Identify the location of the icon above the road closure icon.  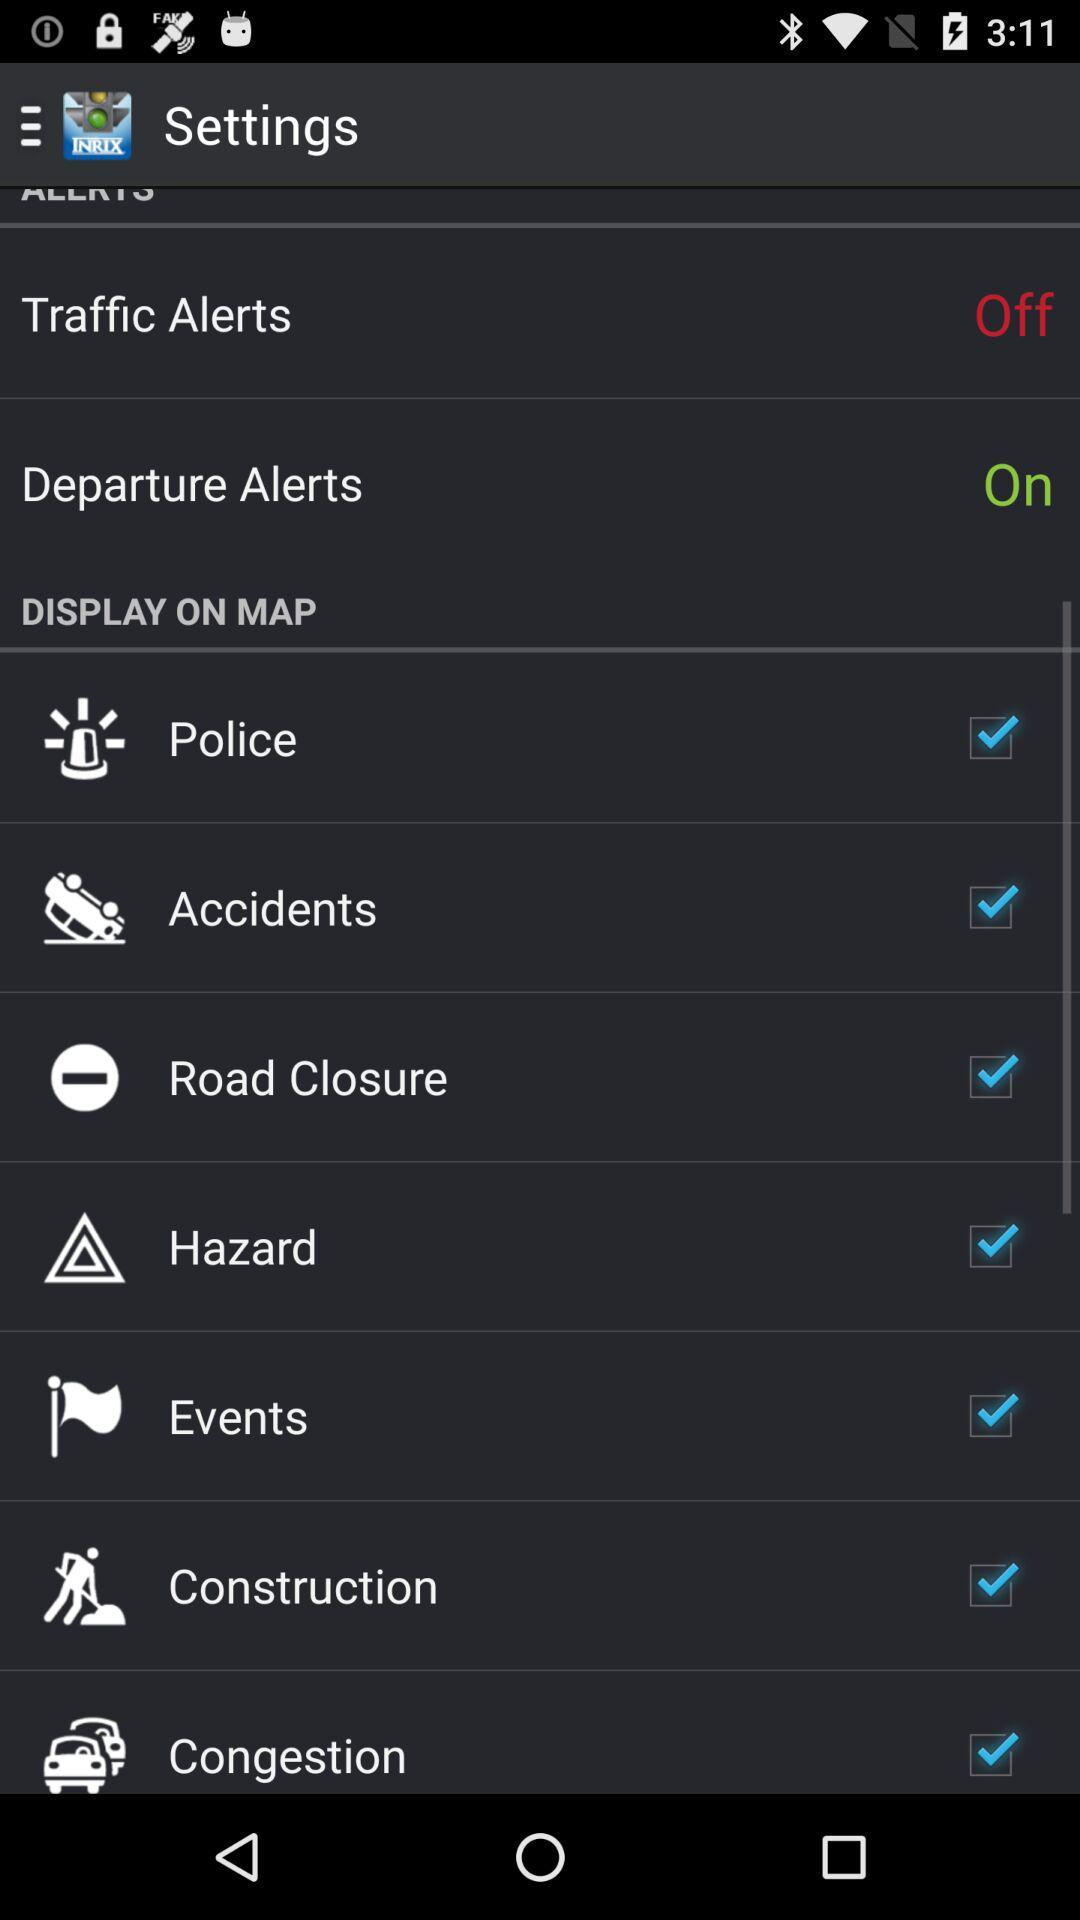
(272, 906).